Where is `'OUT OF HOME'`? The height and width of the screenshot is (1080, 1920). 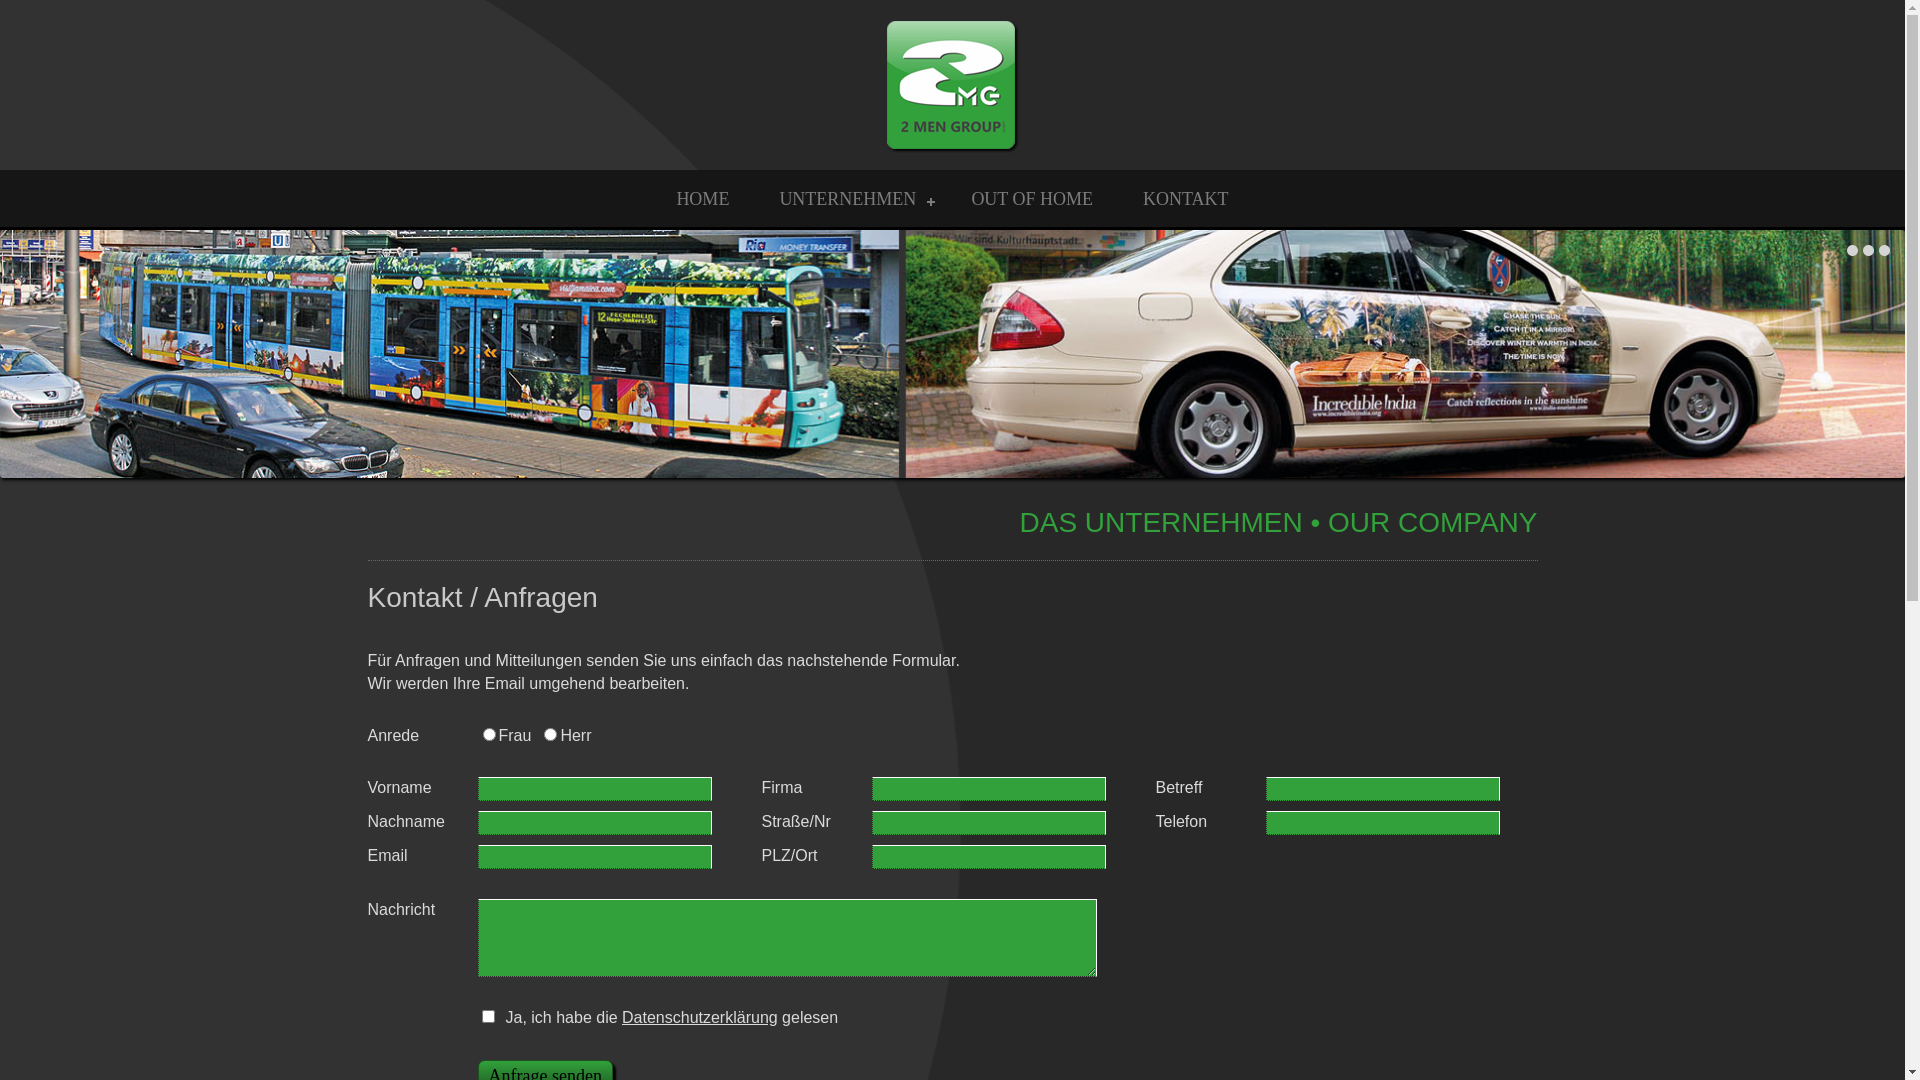
'OUT OF HOME' is located at coordinates (1032, 199).